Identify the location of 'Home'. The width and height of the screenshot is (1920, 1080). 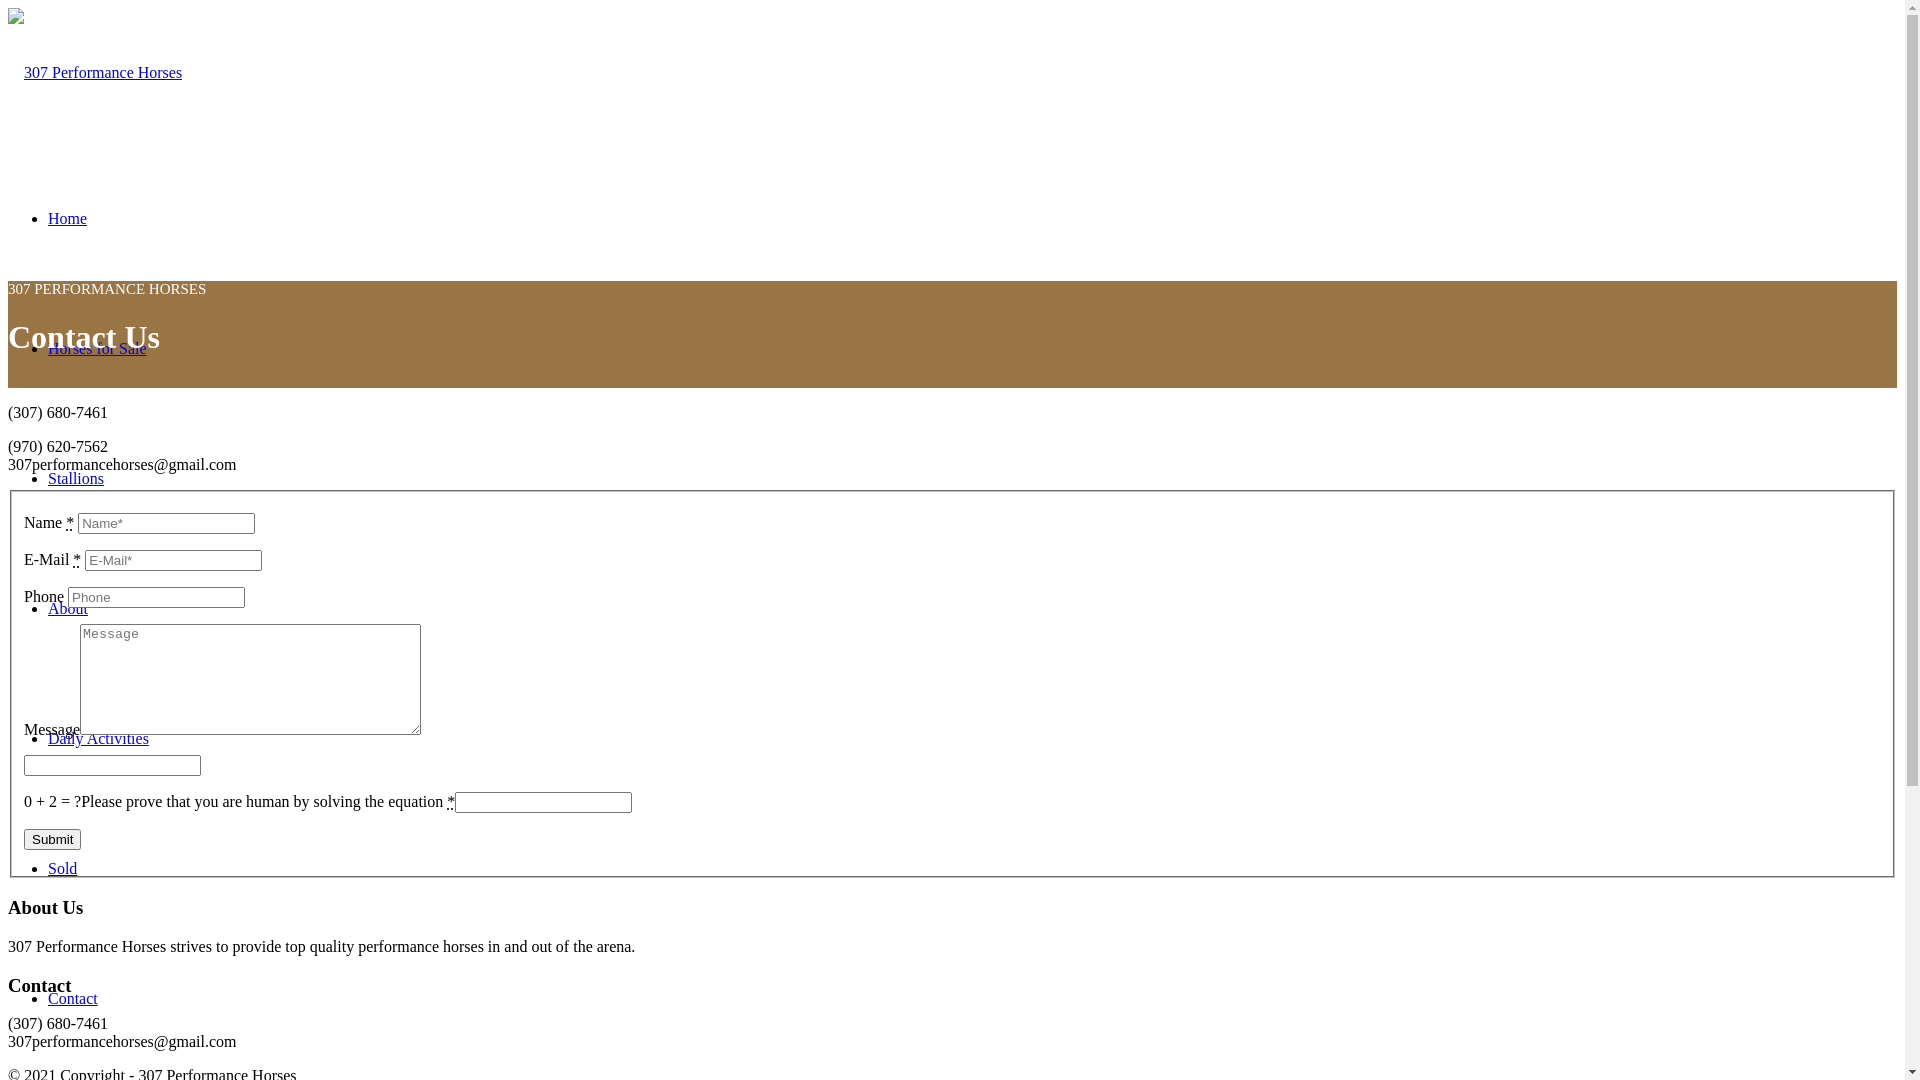
(67, 218).